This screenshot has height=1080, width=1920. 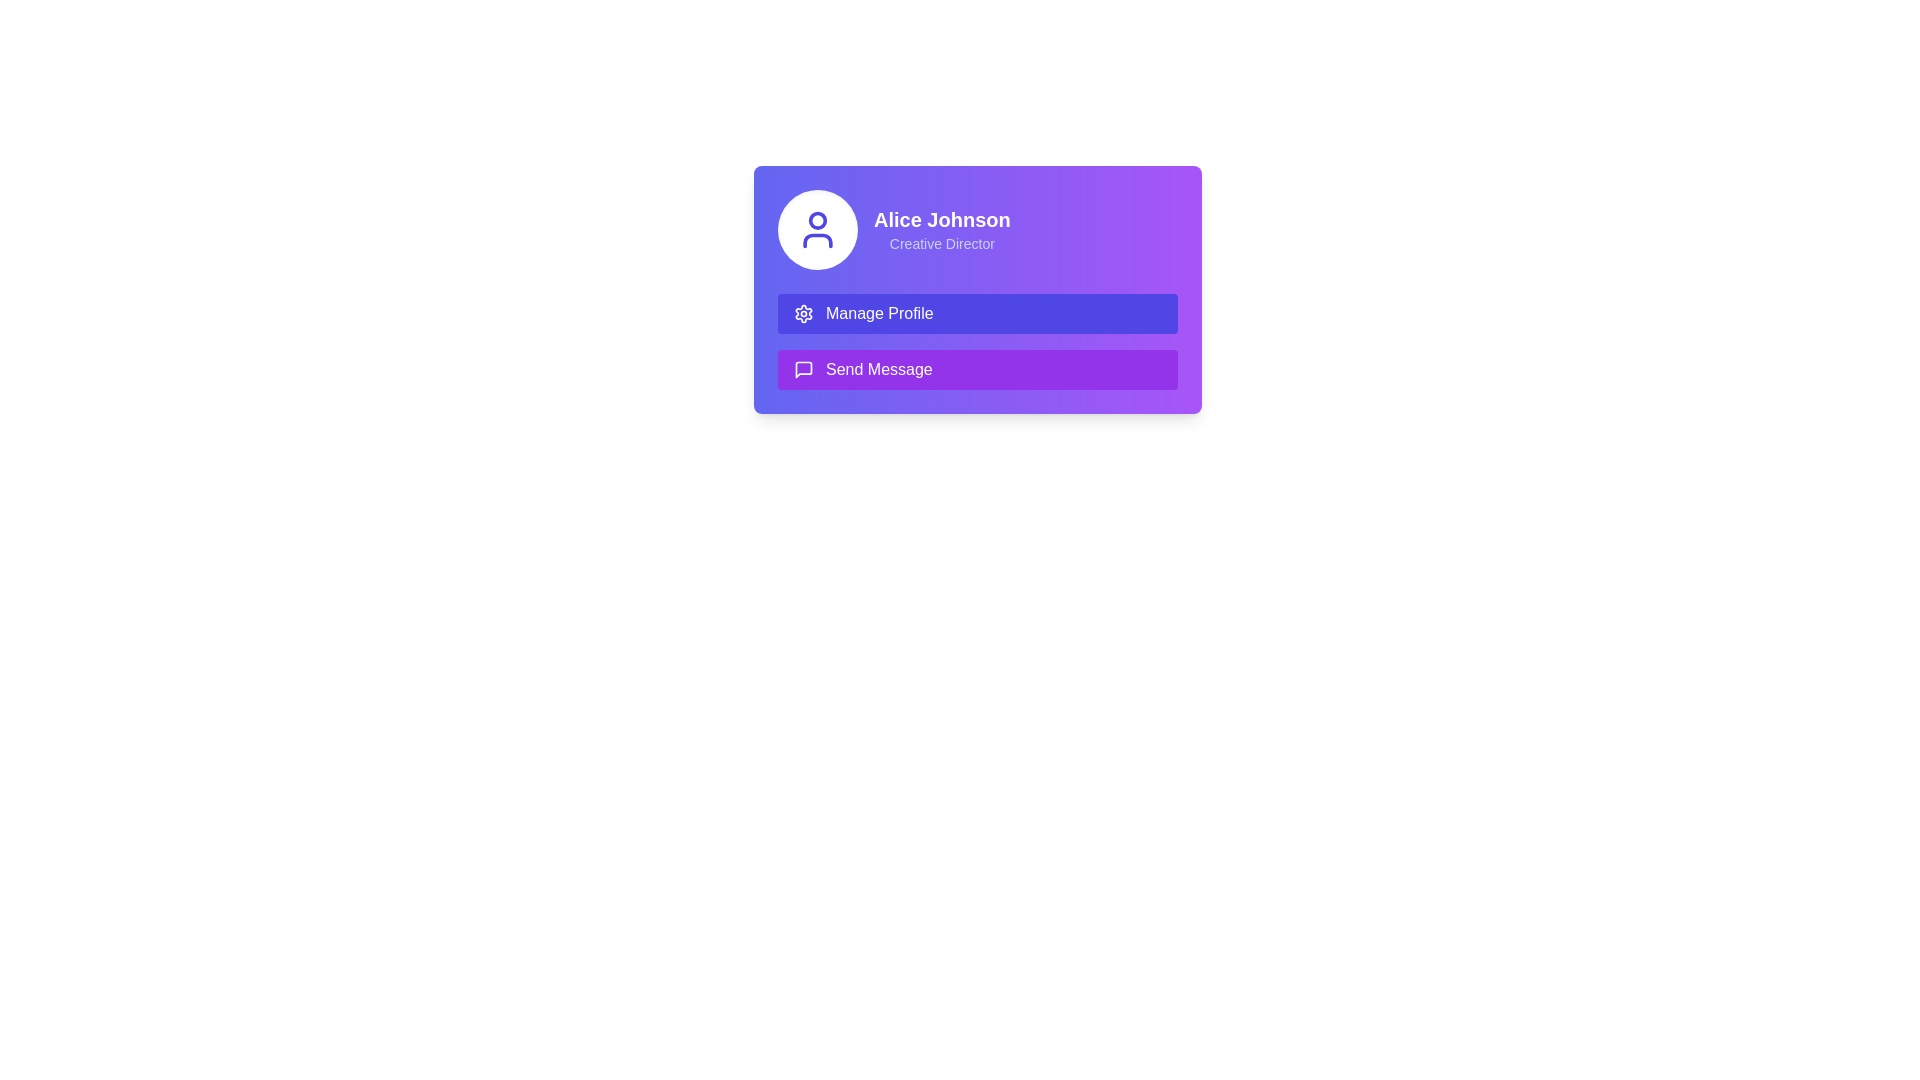 I want to click on the text label displaying 'Alice Johnson' which identifies a person within the card UI for potential interactive behavior, so click(x=940, y=219).